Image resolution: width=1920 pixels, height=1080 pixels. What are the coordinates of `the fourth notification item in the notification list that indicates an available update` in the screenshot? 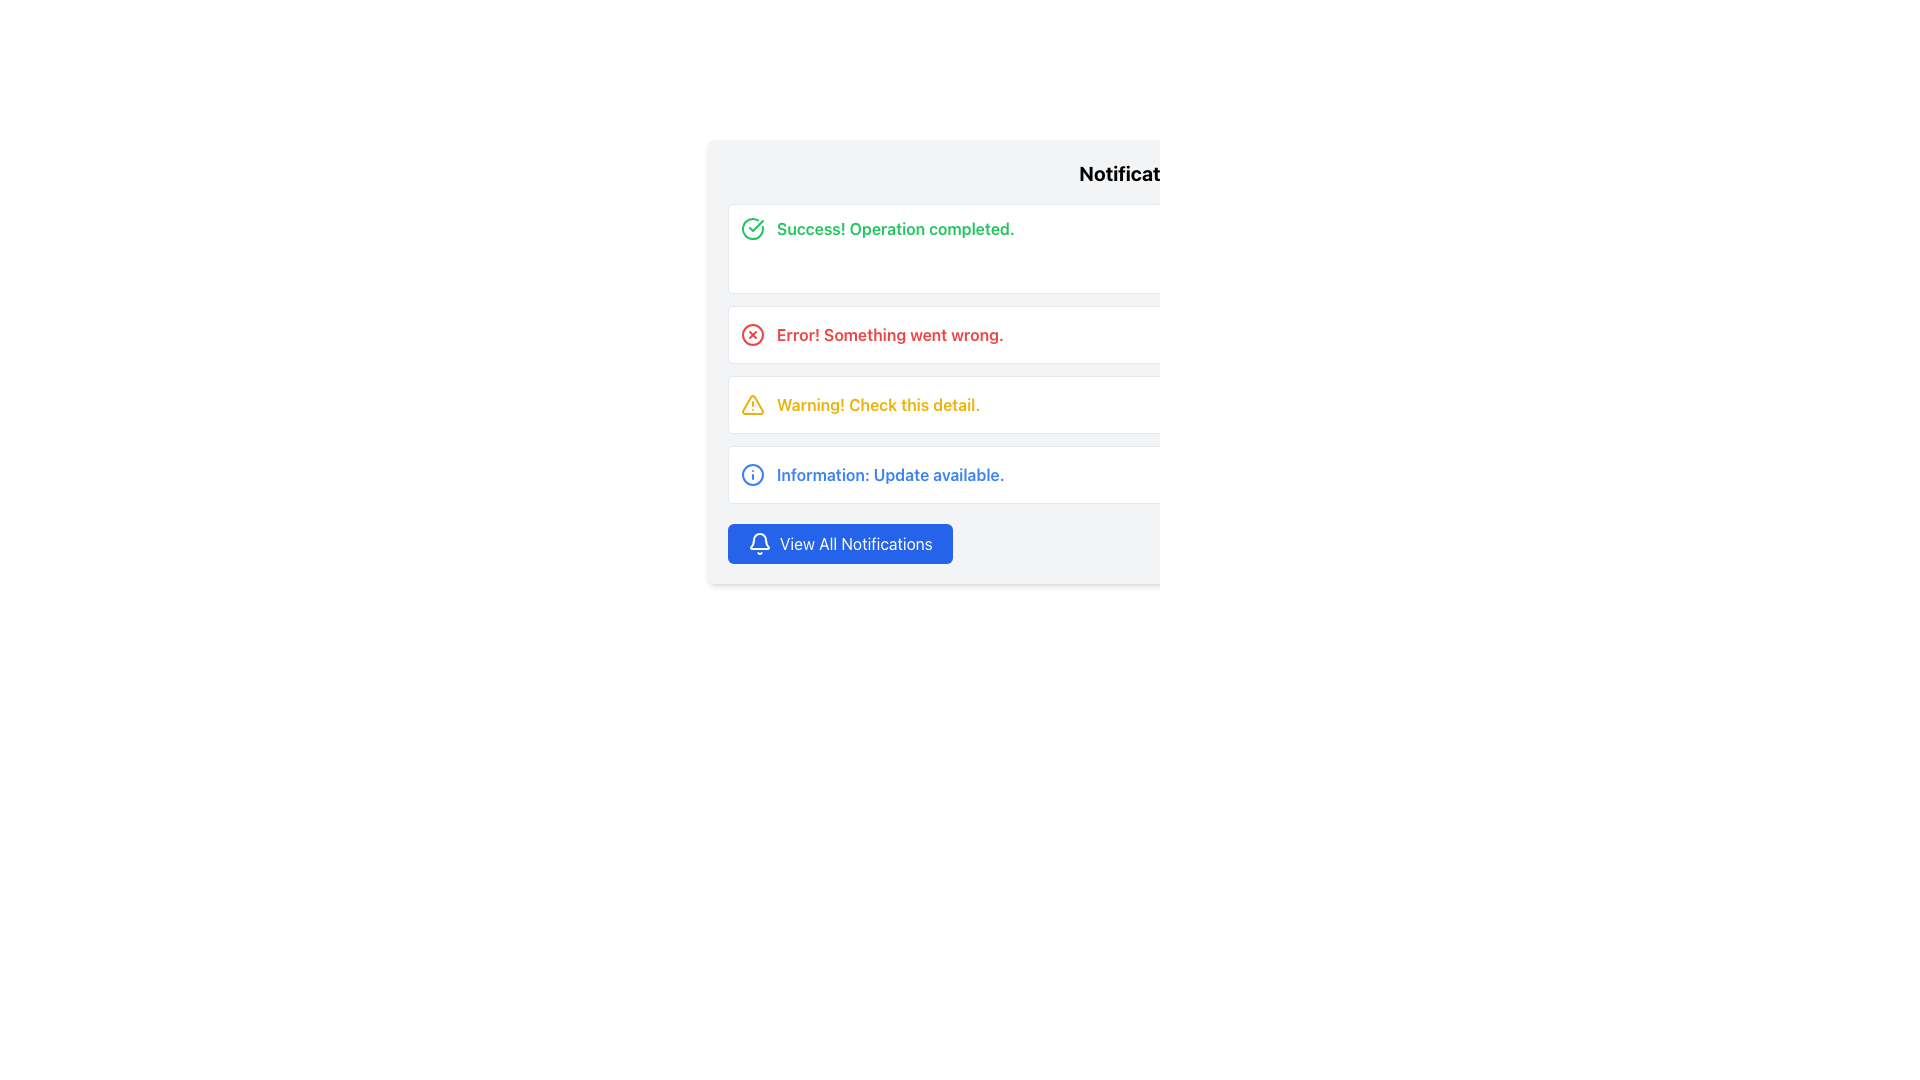 It's located at (1188, 474).